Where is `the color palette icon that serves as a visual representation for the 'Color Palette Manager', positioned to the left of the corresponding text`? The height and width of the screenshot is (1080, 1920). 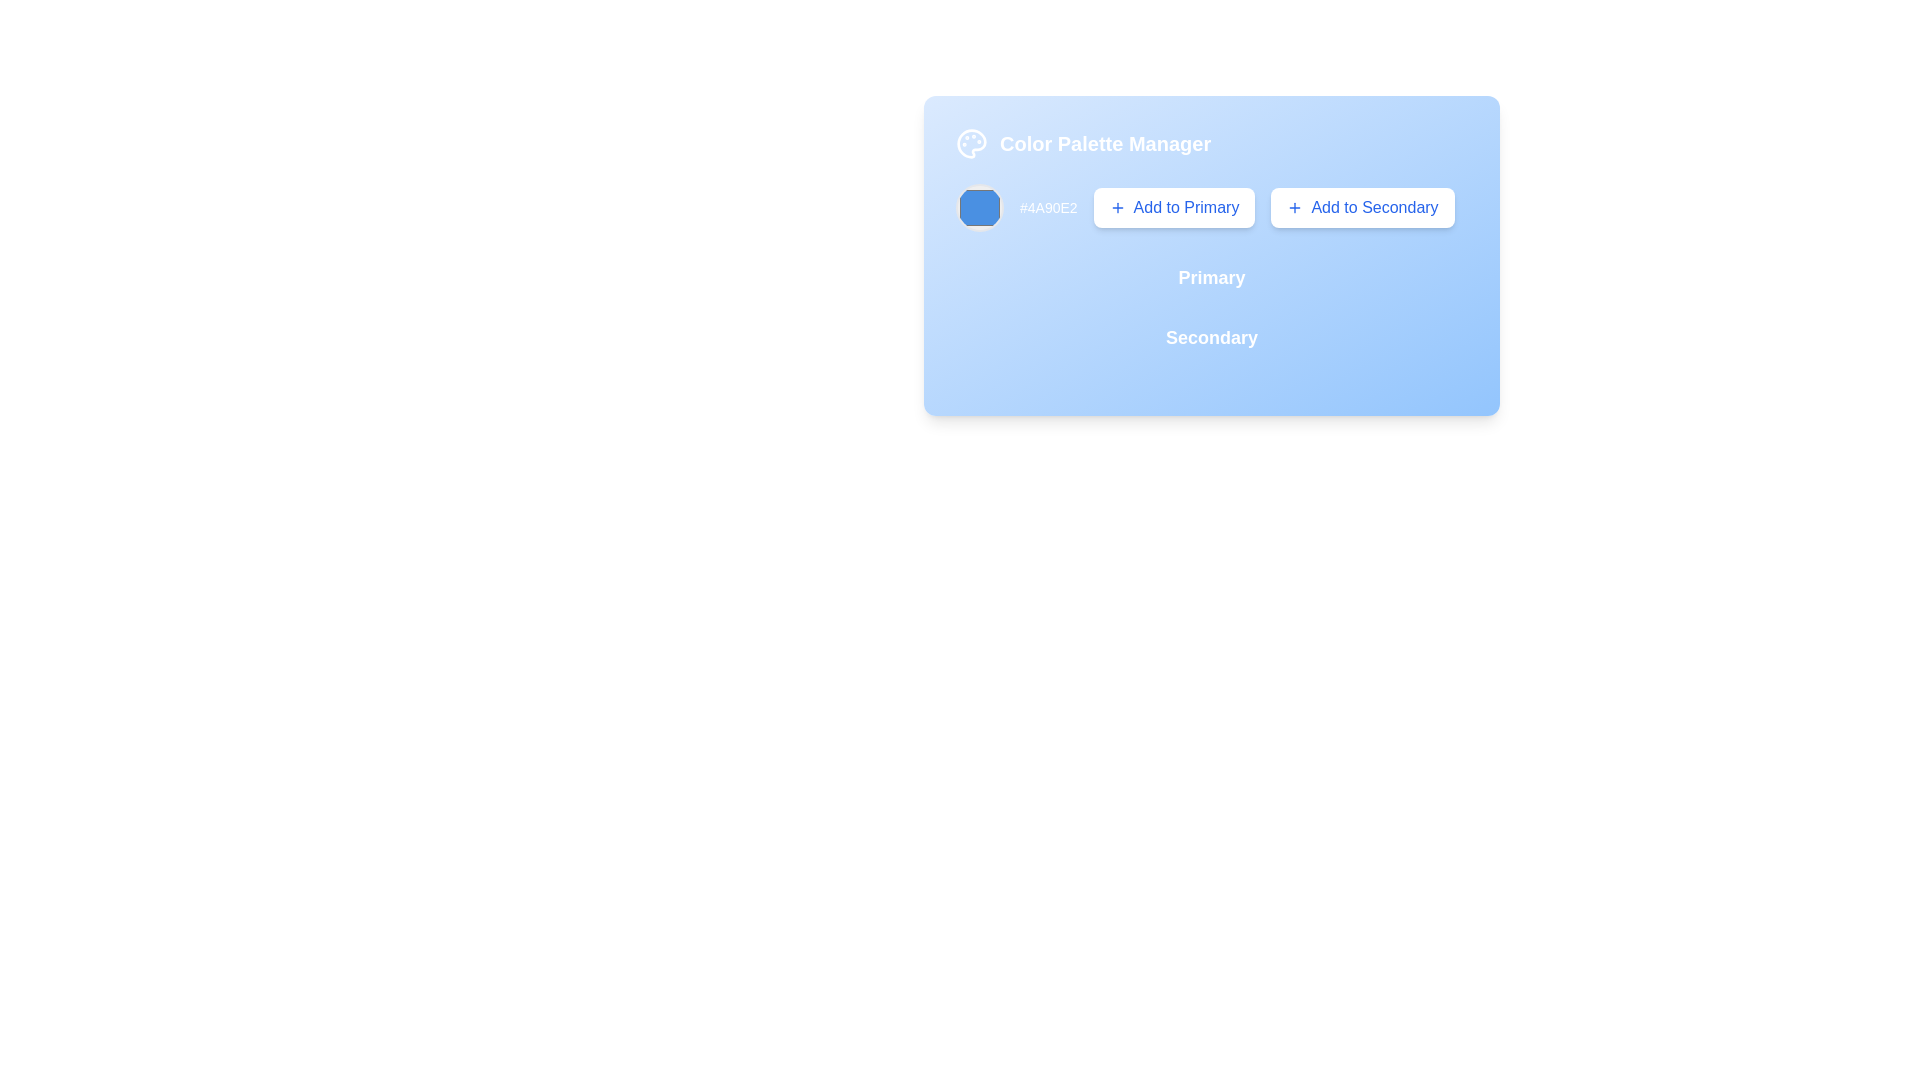
the color palette icon that serves as a visual representation for the 'Color Palette Manager', positioned to the left of the corresponding text is located at coordinates (971, 142).